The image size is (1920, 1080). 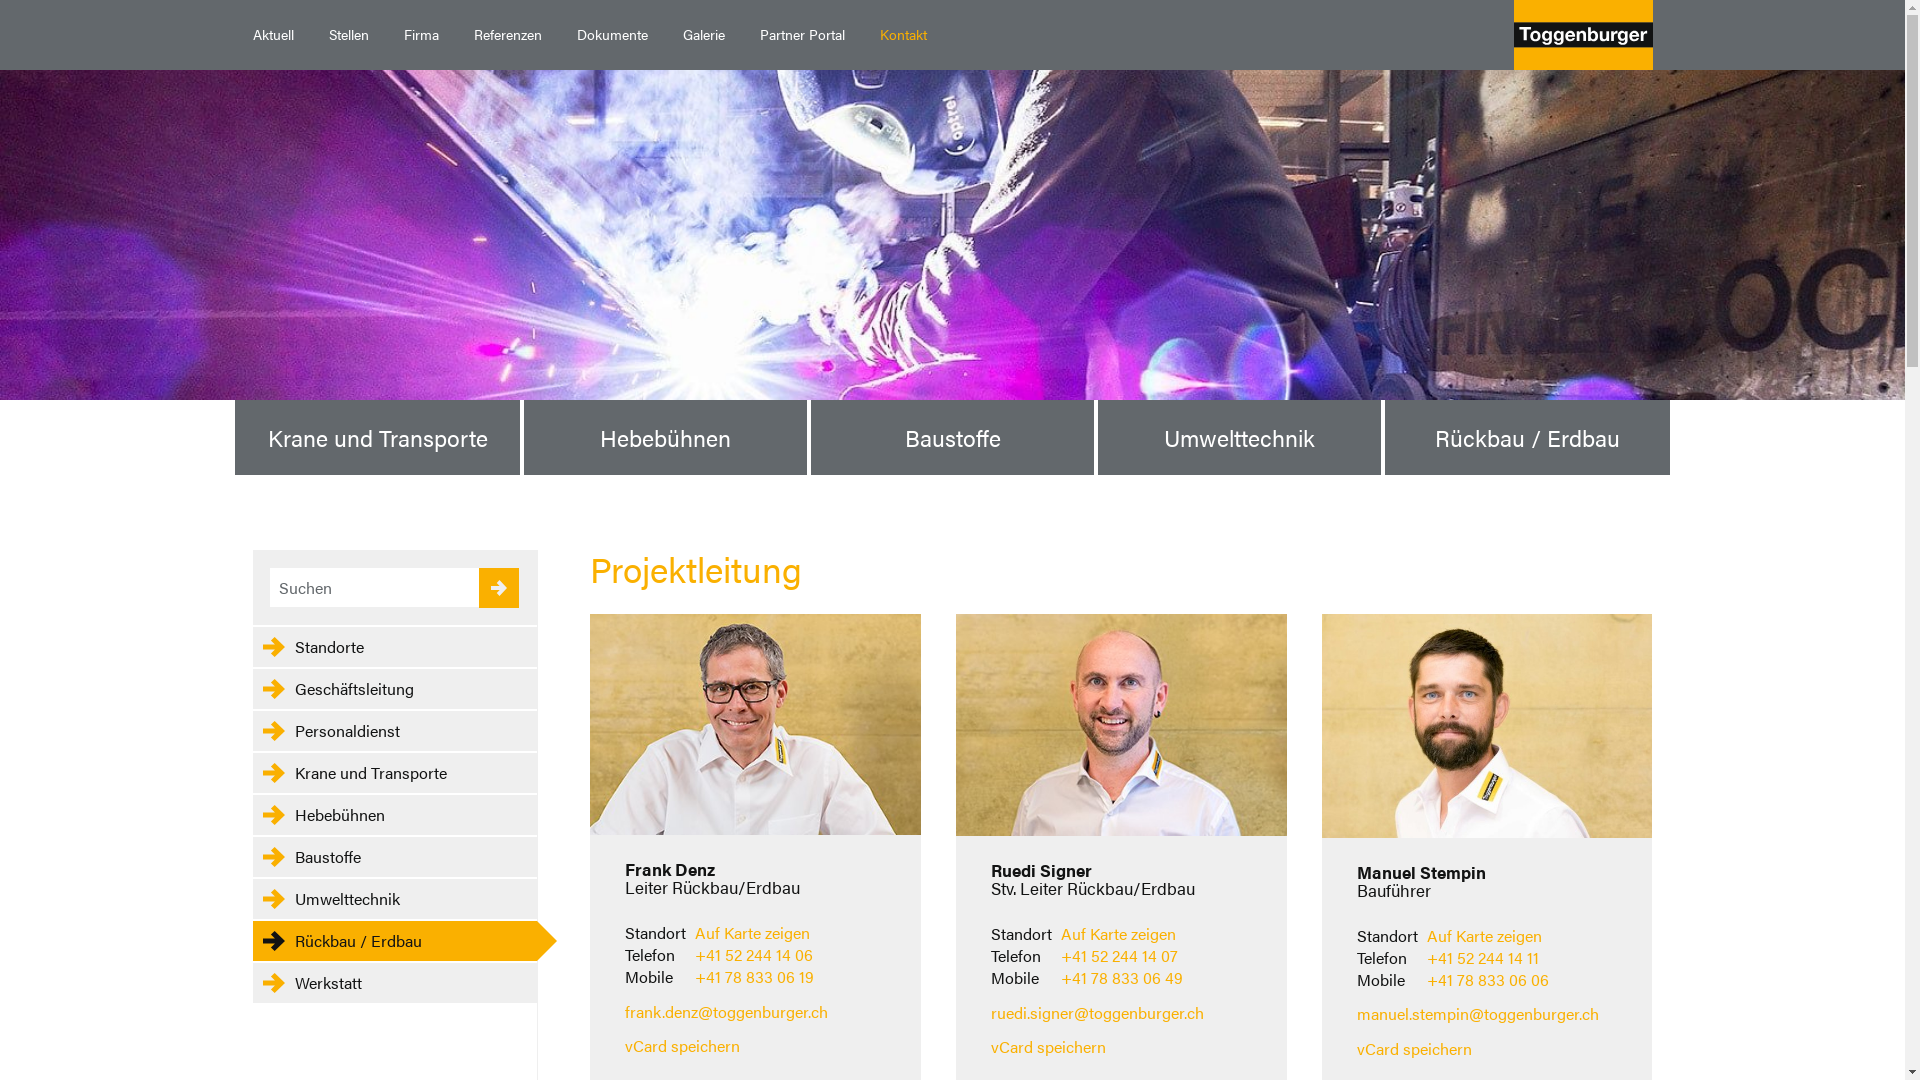 I want to click on 'Referenzen', so click(x=507, y=34).